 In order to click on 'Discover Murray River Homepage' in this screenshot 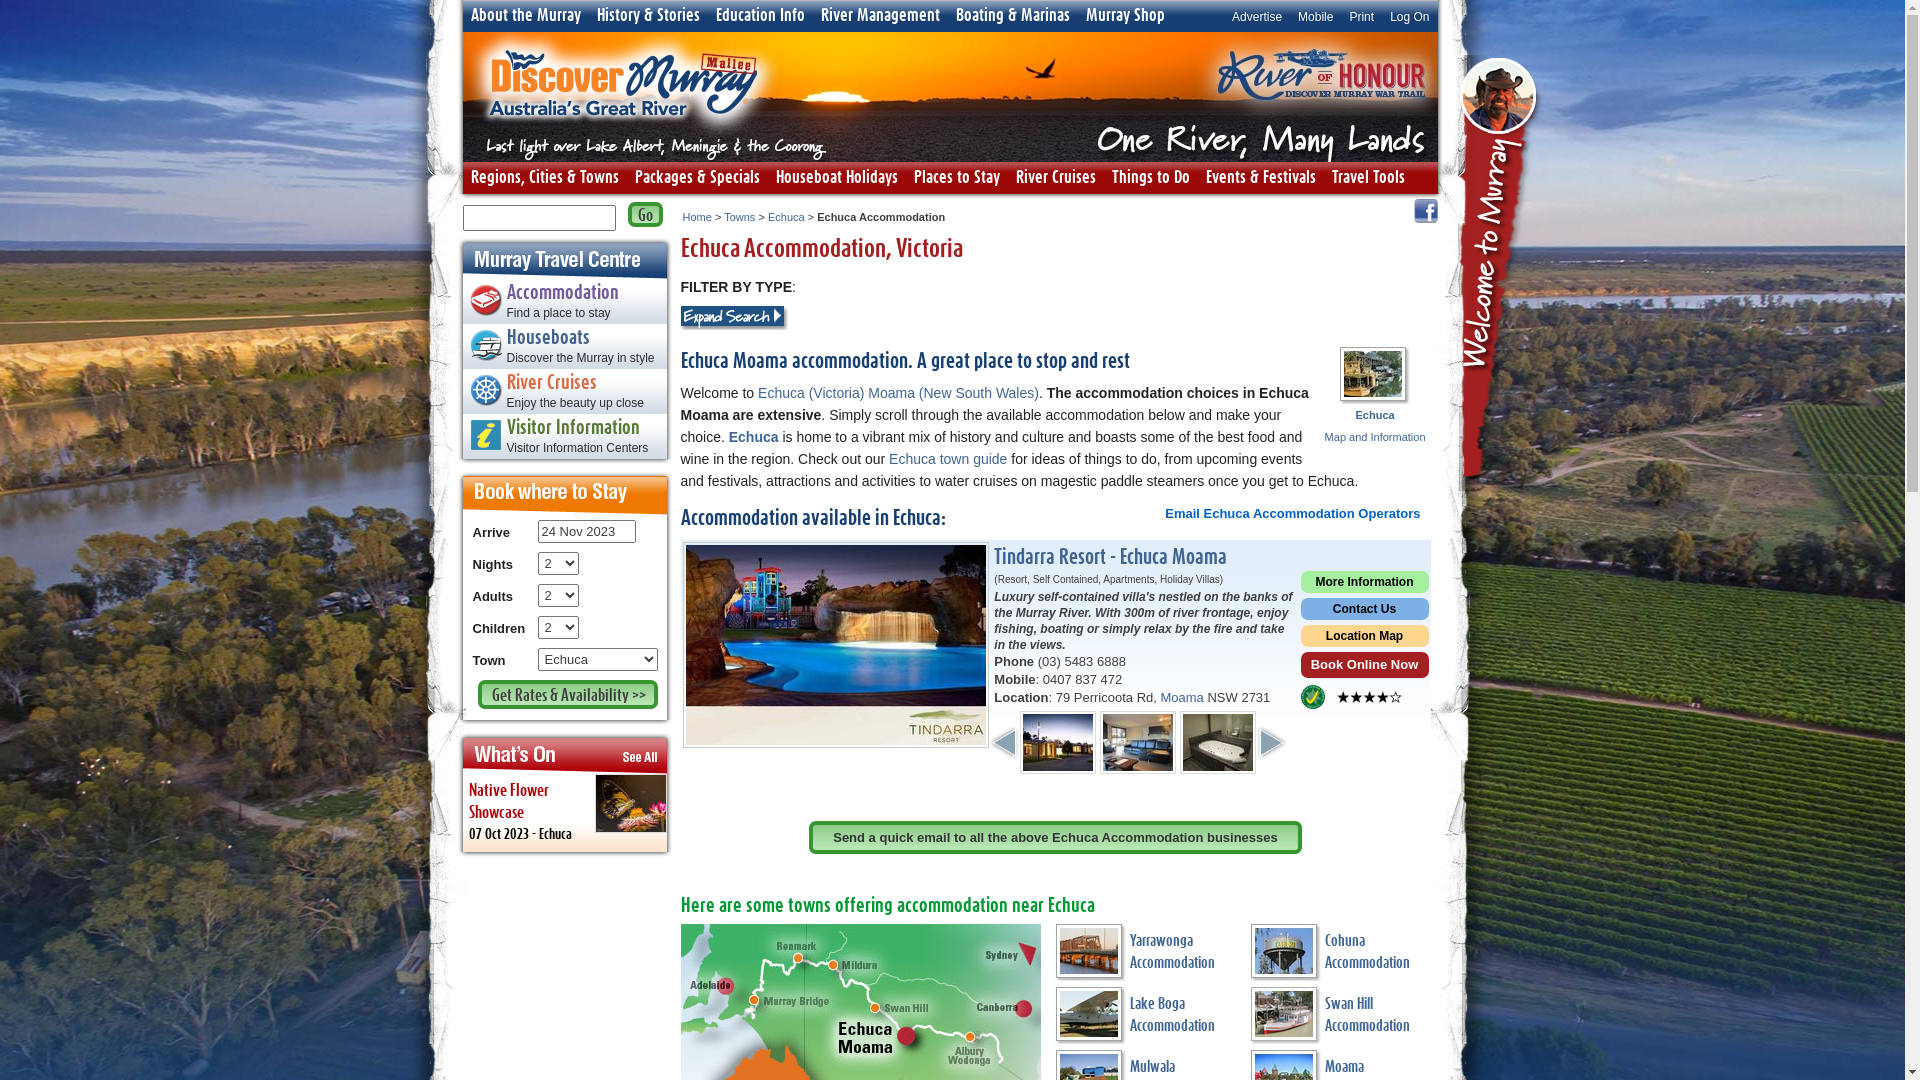, I will do `click(621, 138)`.